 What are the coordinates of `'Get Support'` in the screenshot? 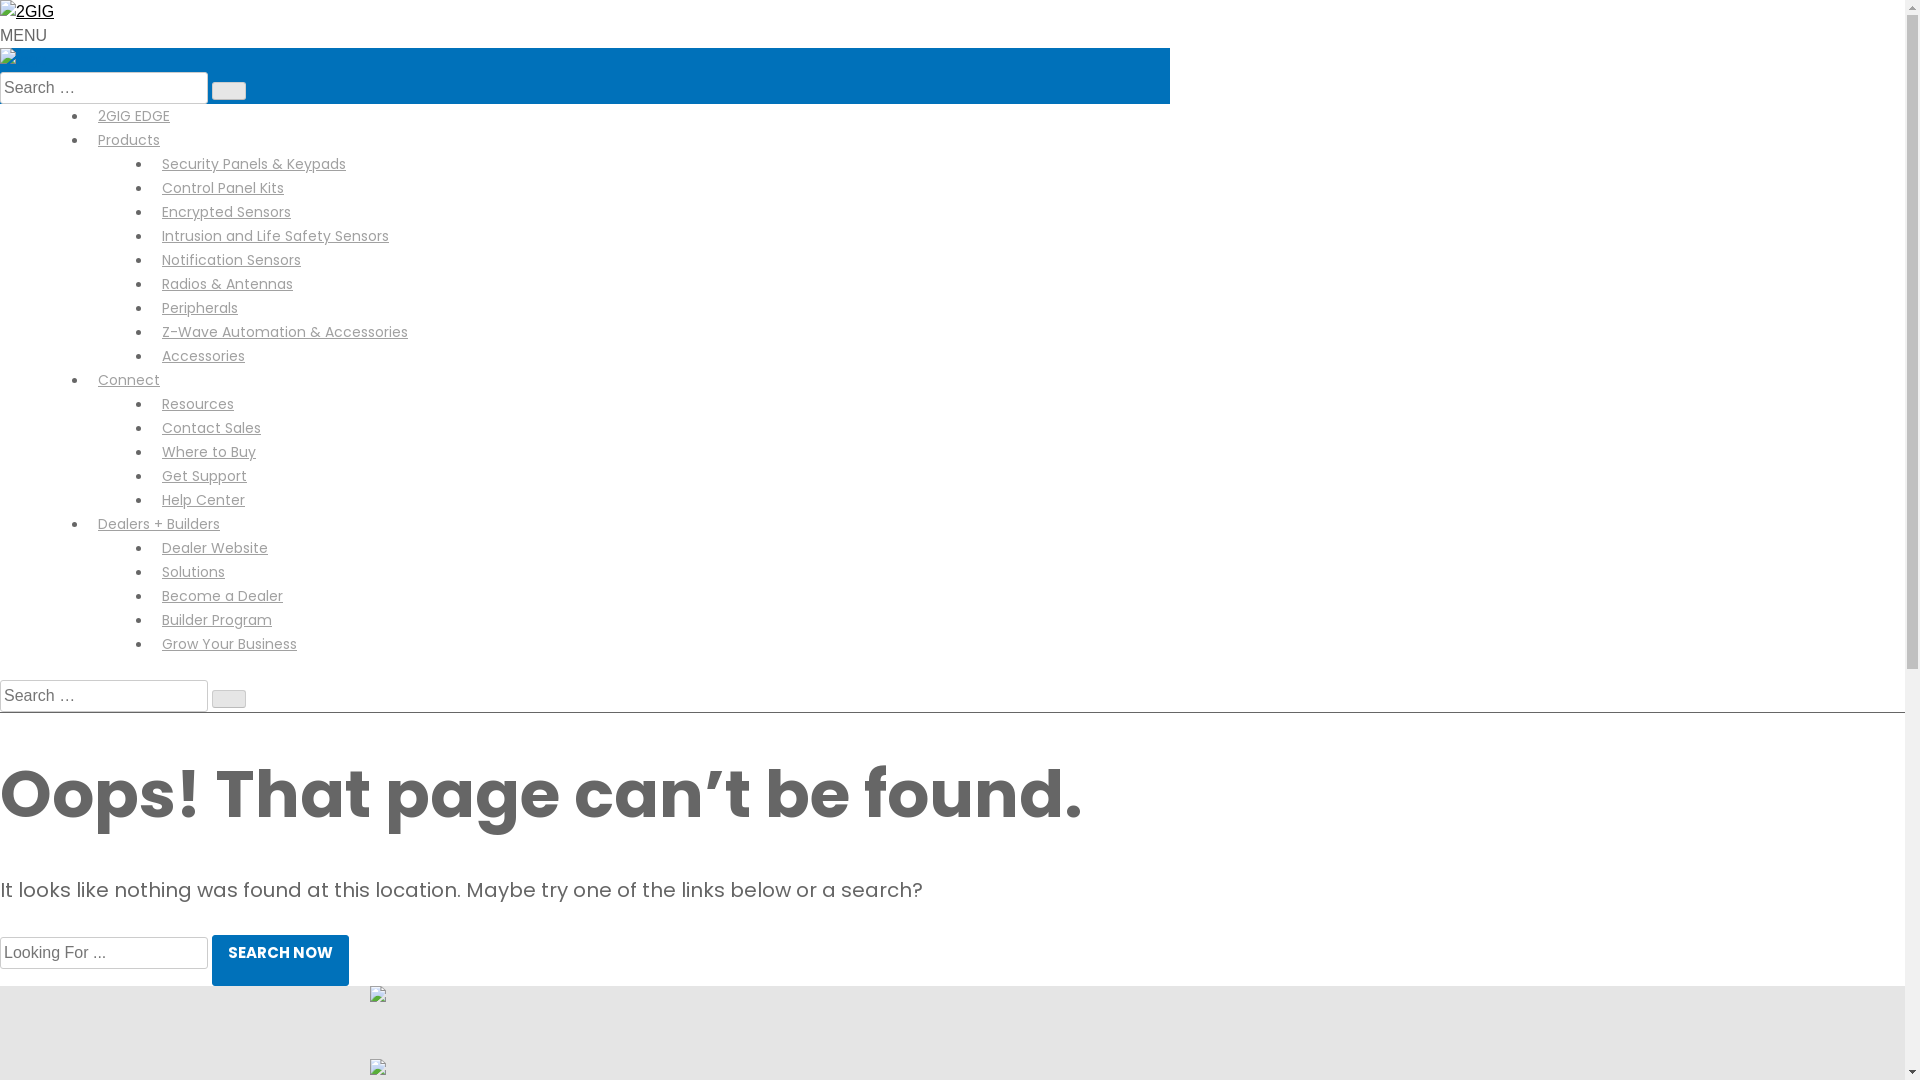 It's located at (204, 475).